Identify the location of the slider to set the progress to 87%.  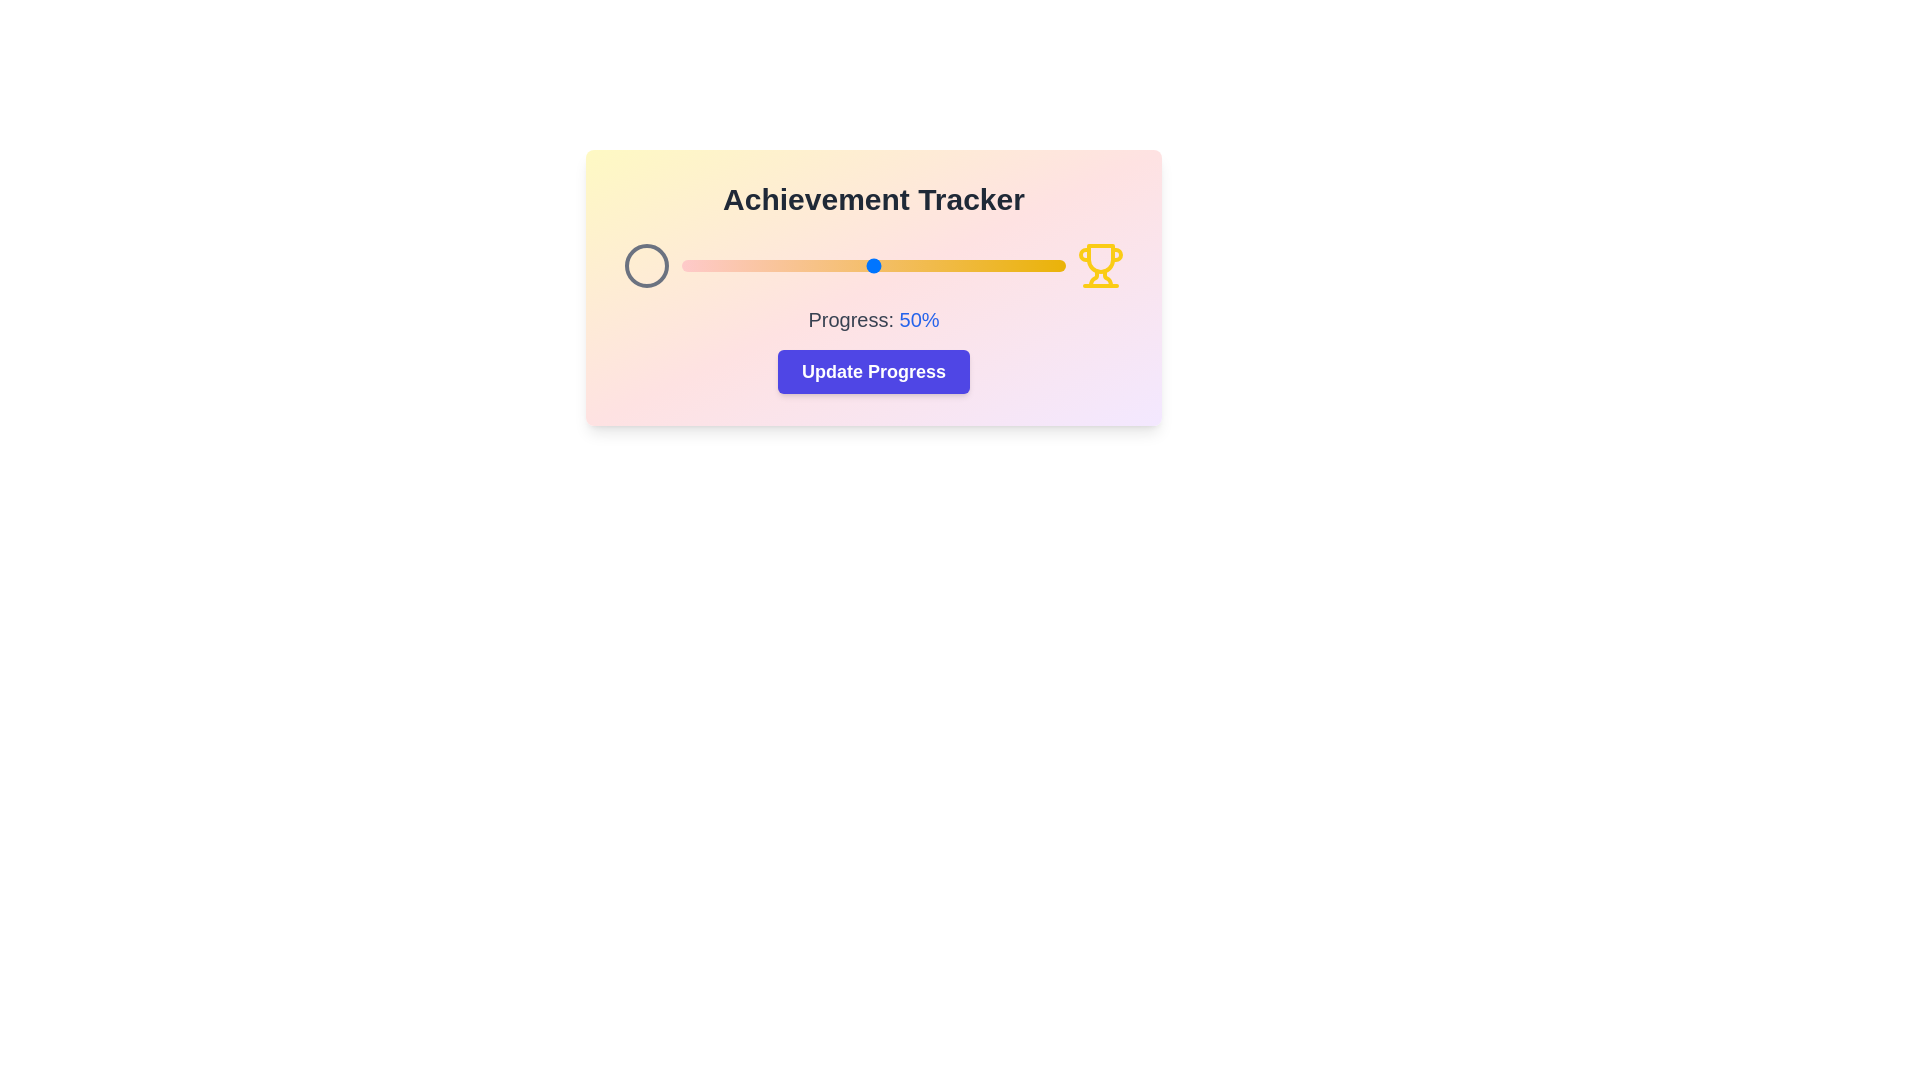
(1016, 265).